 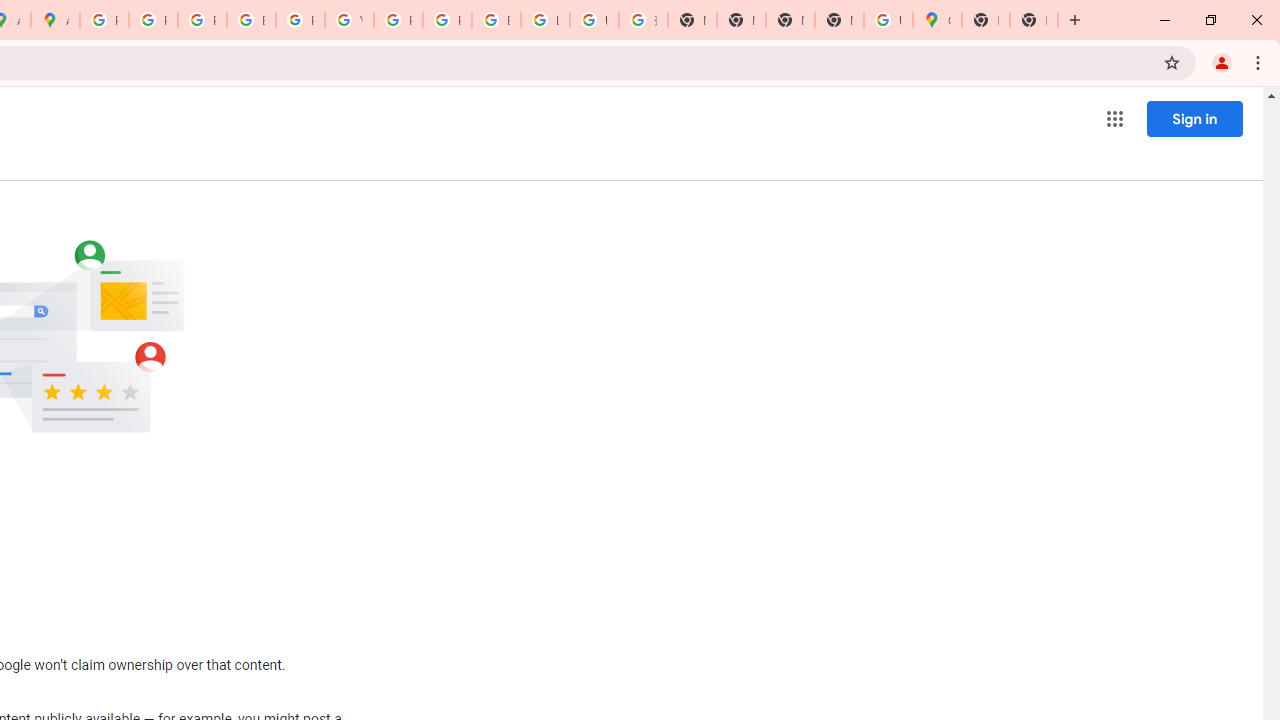 I want to click on 'YouTube', so click(x=349, y=20).